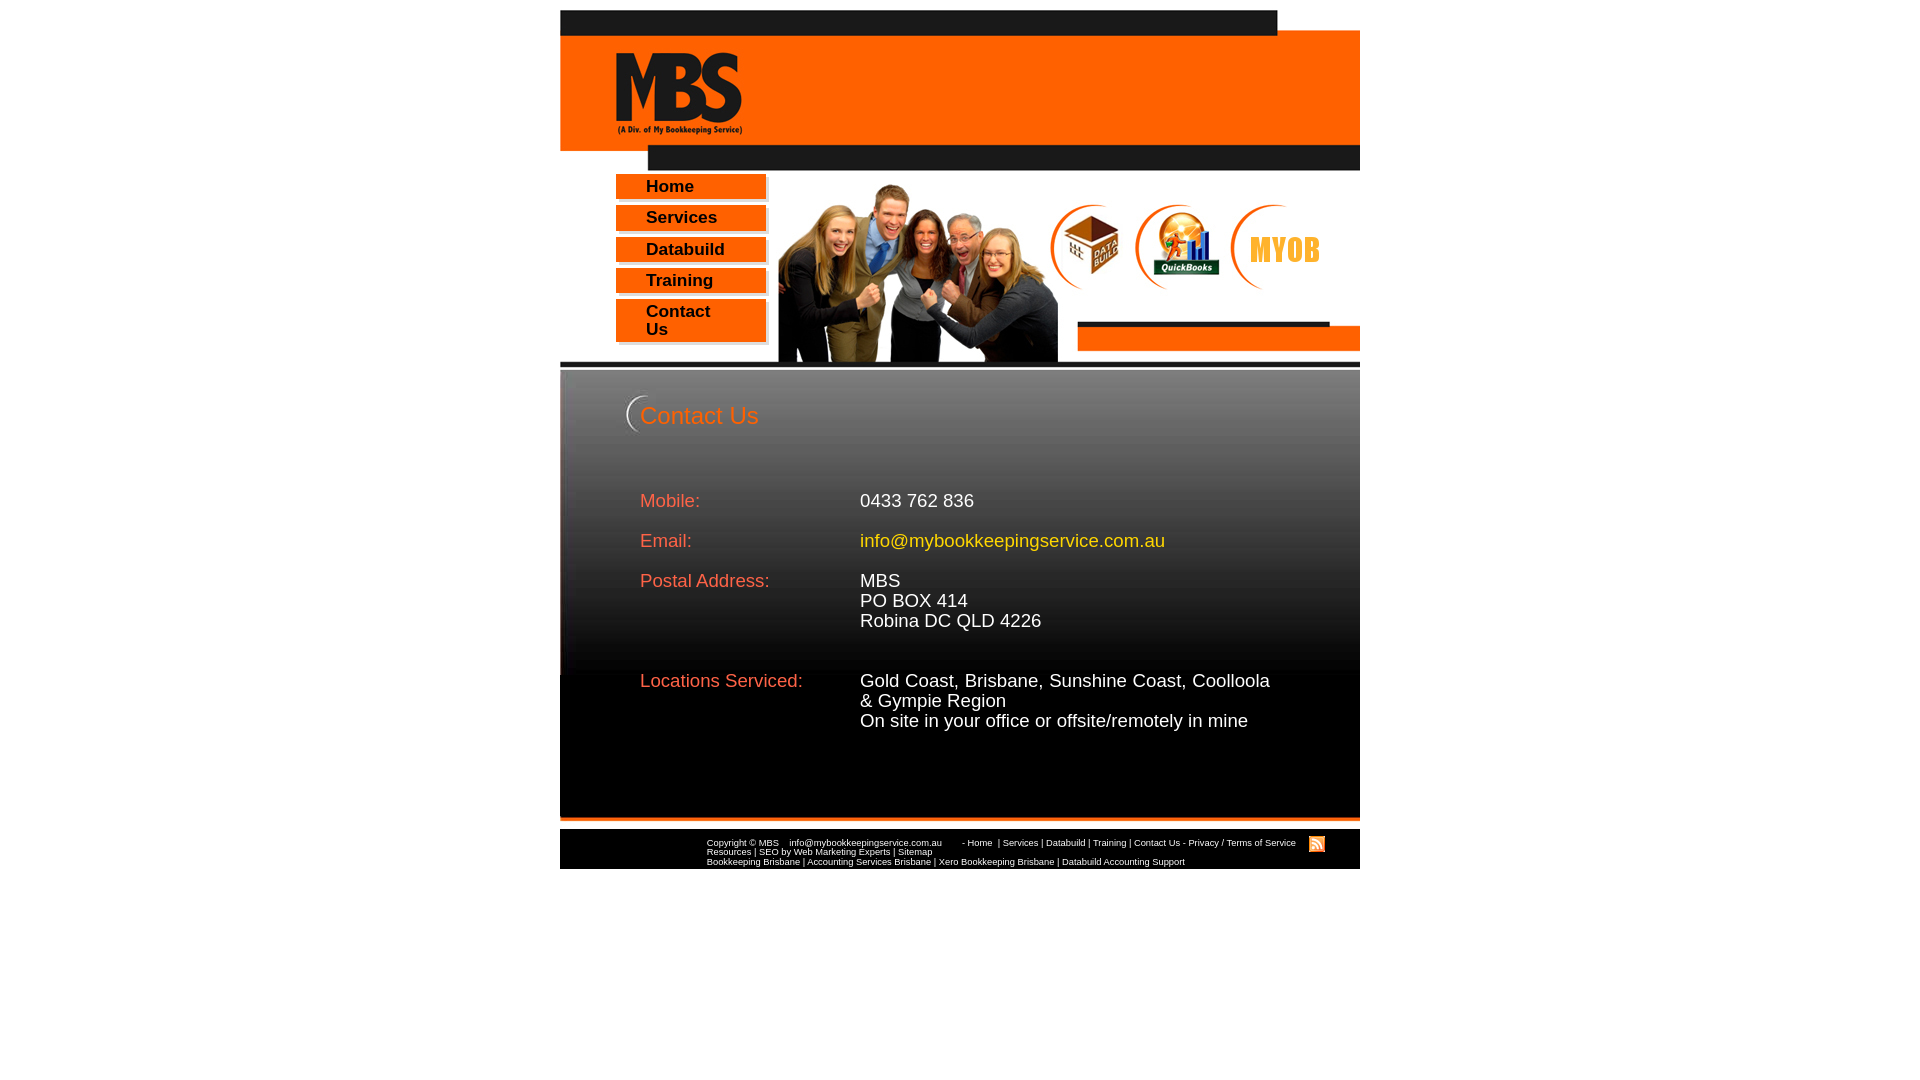  I want to click on 'Home', so click(691, 186).